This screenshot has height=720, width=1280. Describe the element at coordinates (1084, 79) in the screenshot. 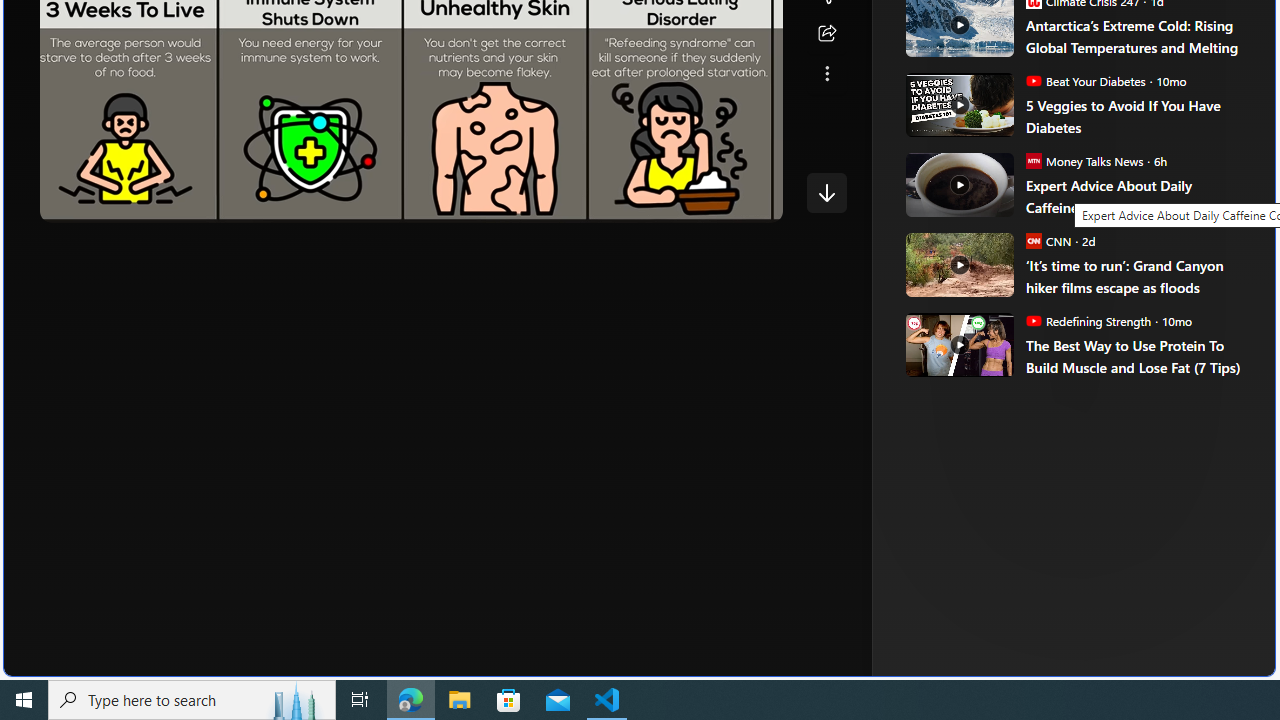

I see `'Beat Your Diabetes Beat Your Diabetes'` at that location.